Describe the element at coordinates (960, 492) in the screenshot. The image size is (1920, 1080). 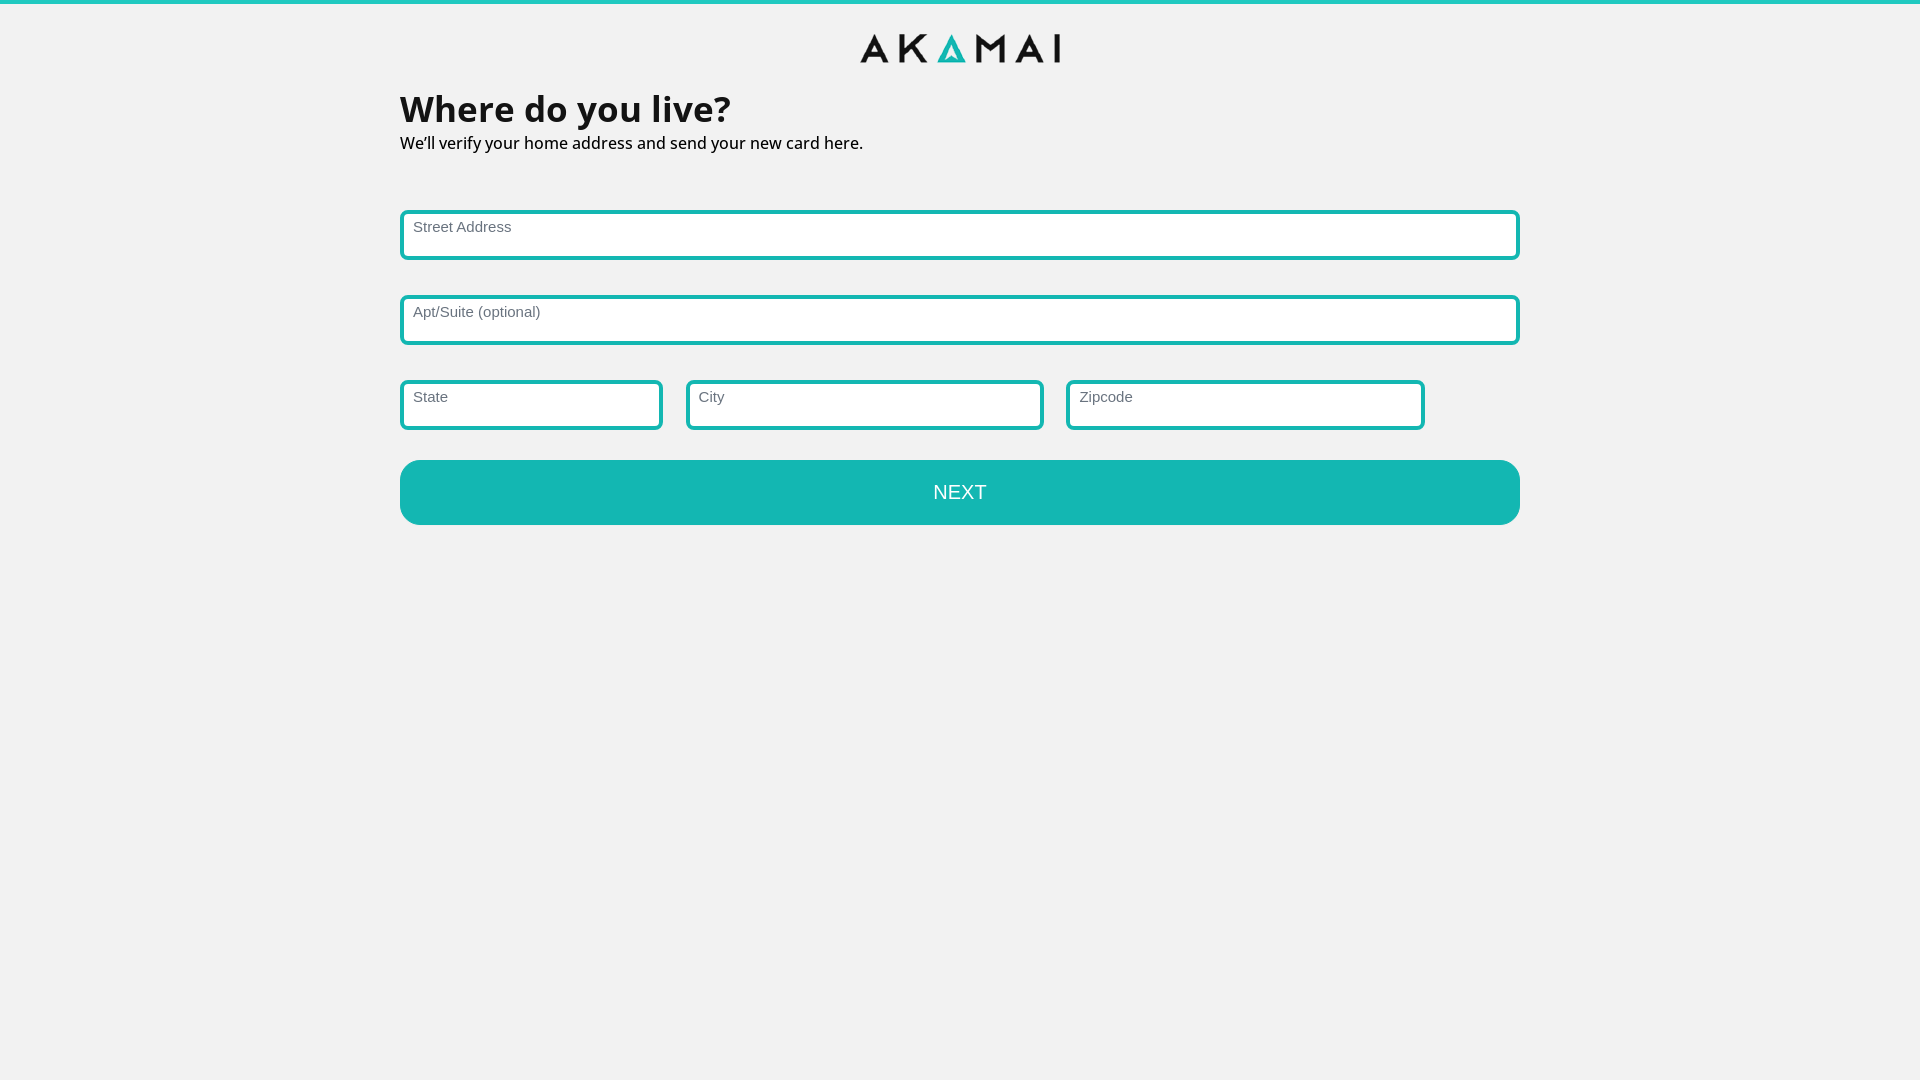
I see `'NEXT'` at that location.